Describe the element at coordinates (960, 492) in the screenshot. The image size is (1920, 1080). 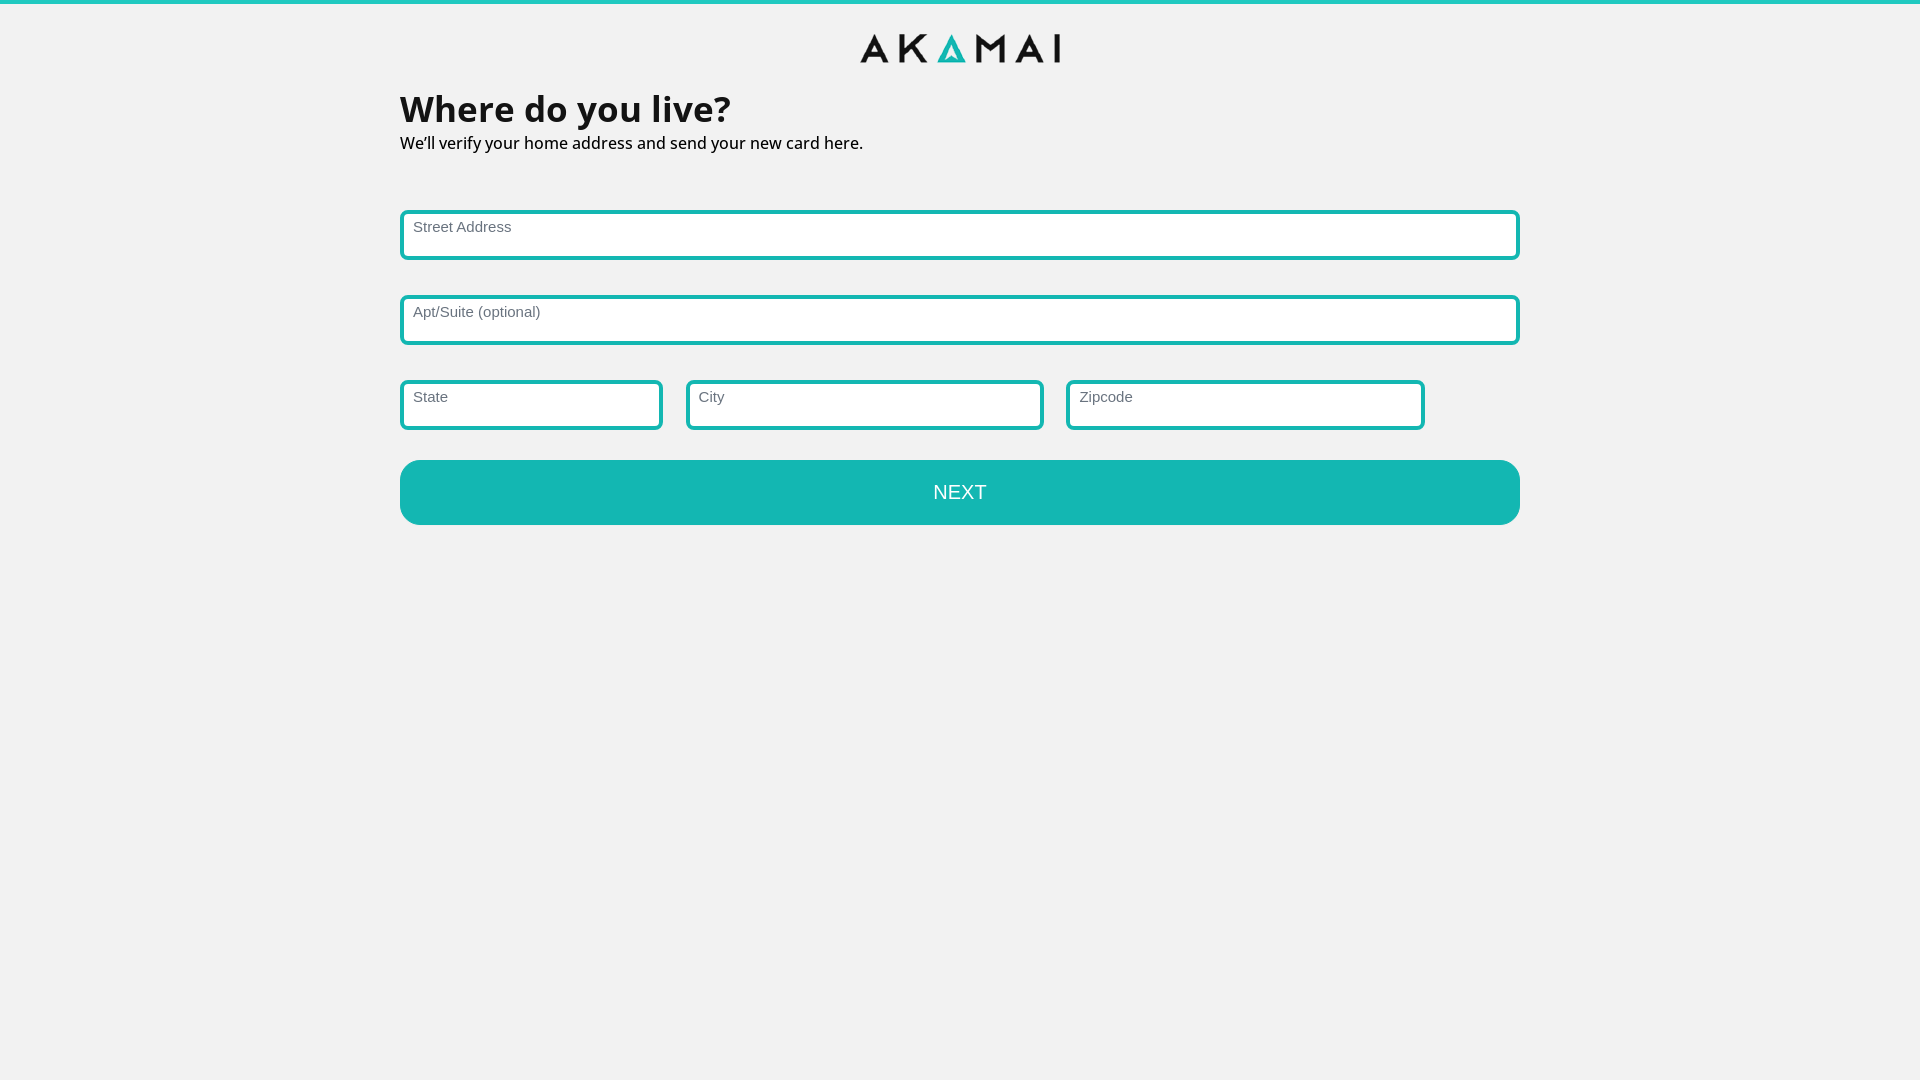
I see `'NEXT'` at that location.